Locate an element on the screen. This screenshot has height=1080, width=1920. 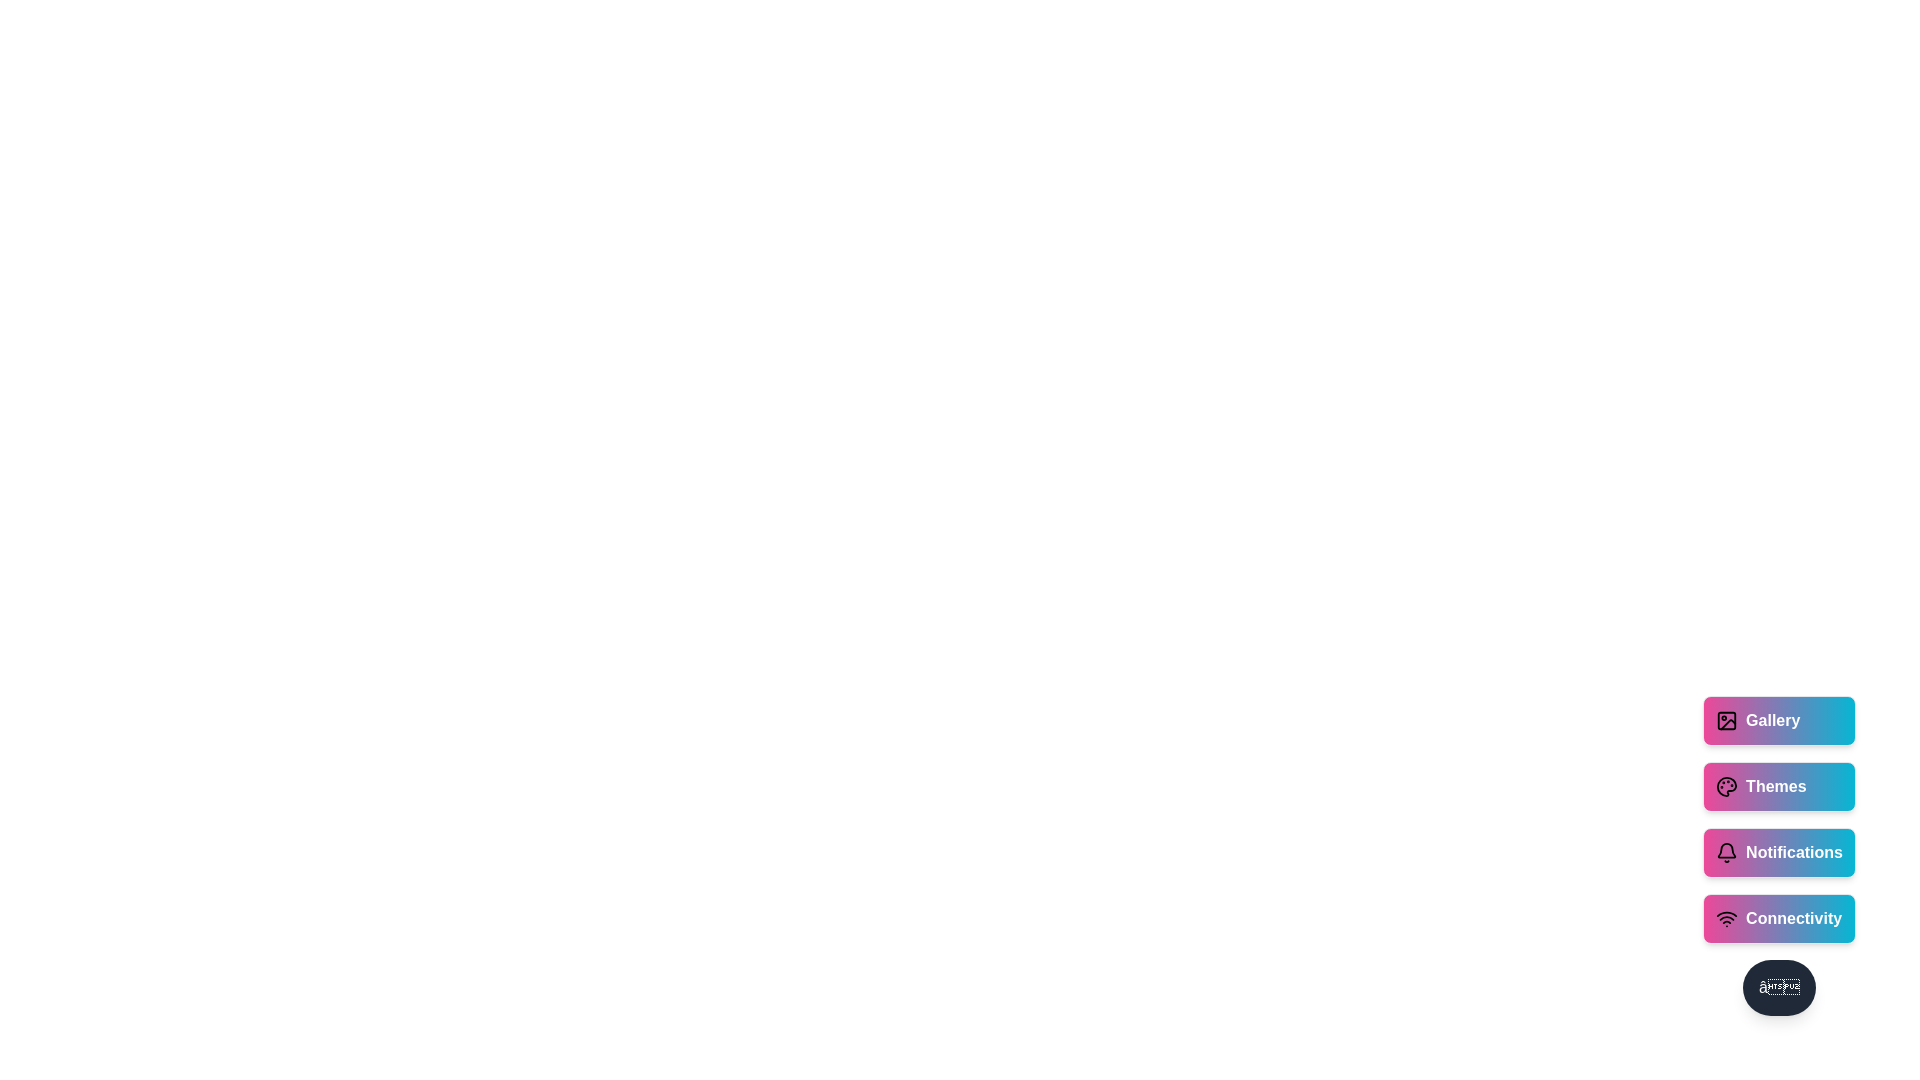
outermost arc of the Wi-Fi icon located within the 'Connectivity' button on the right side of the interface is located at coordinates (1726, 914).